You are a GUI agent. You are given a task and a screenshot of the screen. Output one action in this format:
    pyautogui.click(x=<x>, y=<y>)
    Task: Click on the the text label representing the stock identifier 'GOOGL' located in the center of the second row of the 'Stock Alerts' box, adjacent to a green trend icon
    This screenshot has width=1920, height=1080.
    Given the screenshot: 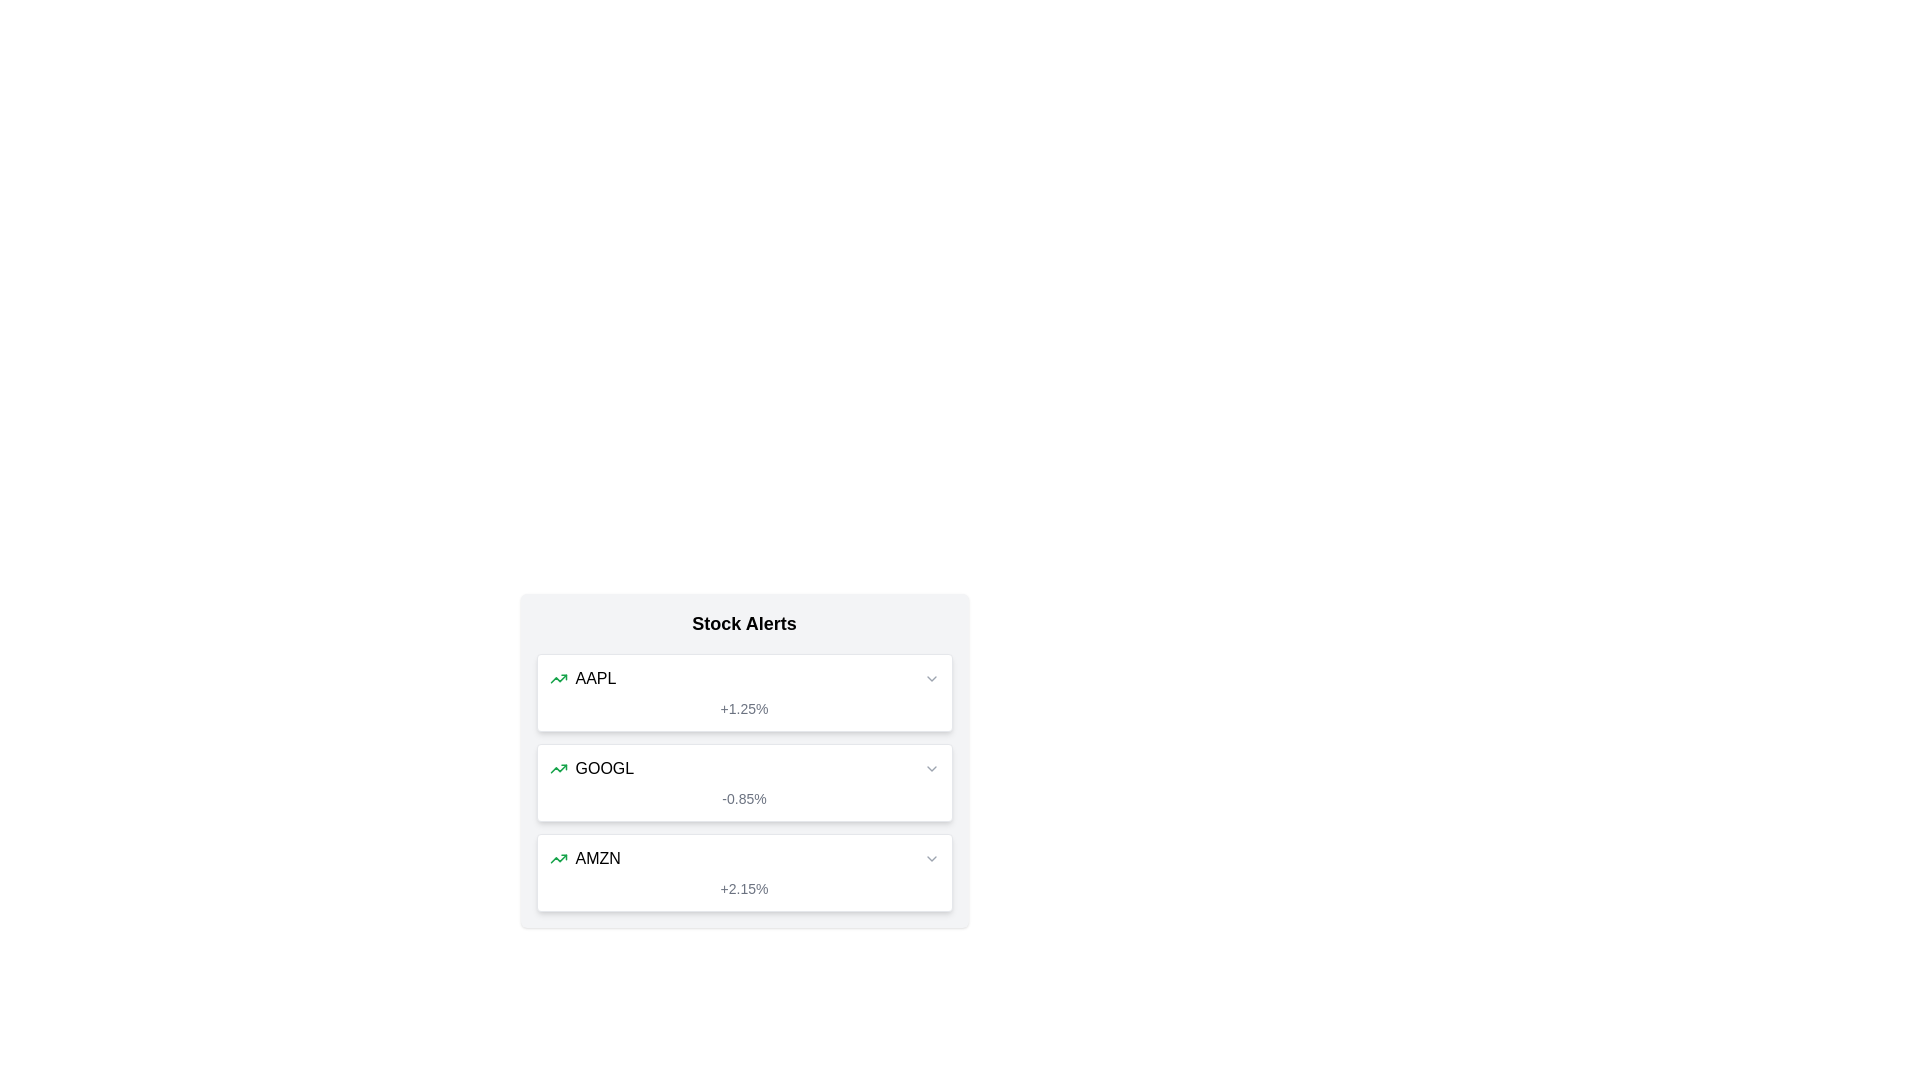 What is the action you would take?
    pyautogui.click(x=603, y=767)
    